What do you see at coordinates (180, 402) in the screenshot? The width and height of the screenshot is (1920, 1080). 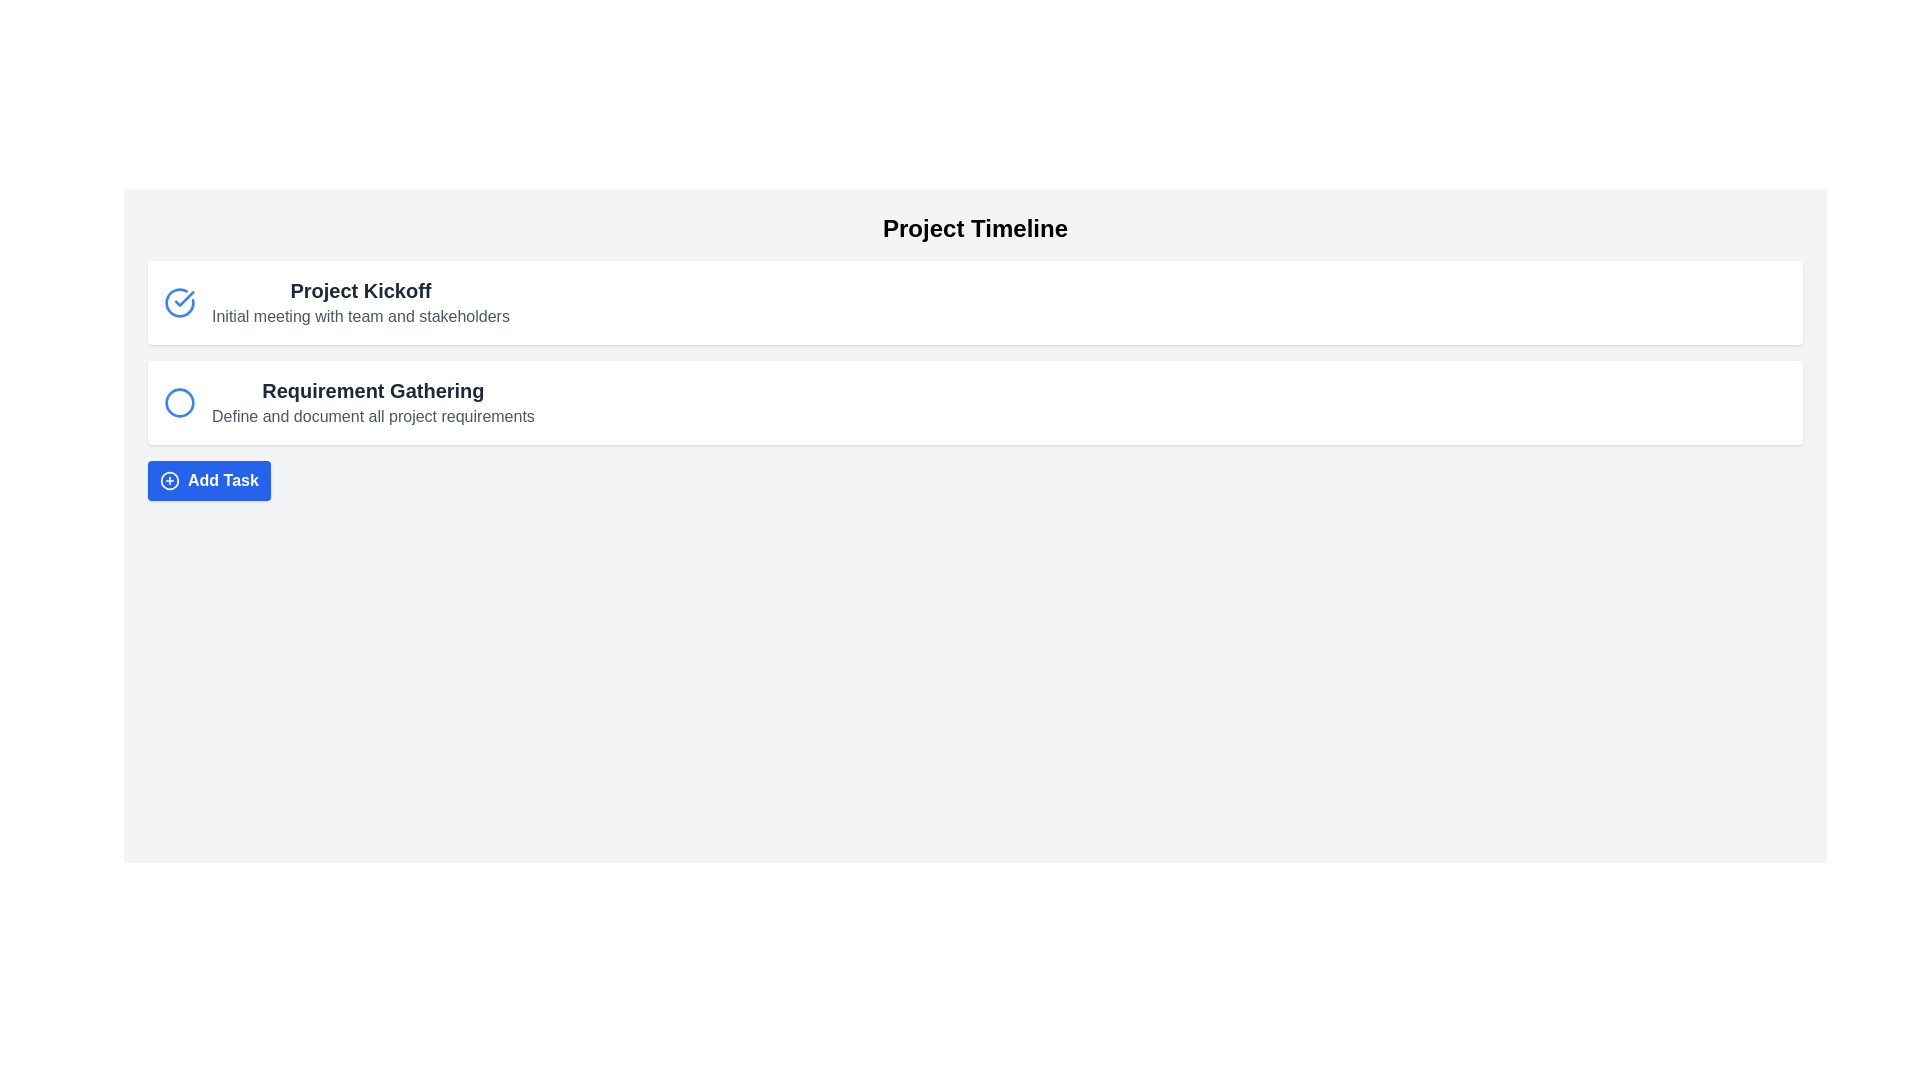 I see `the status indicator icon associated with the 'Requirement Gathering' task located below the 'Project Kickoff' task in the task list` at bounding box center [180, 402].